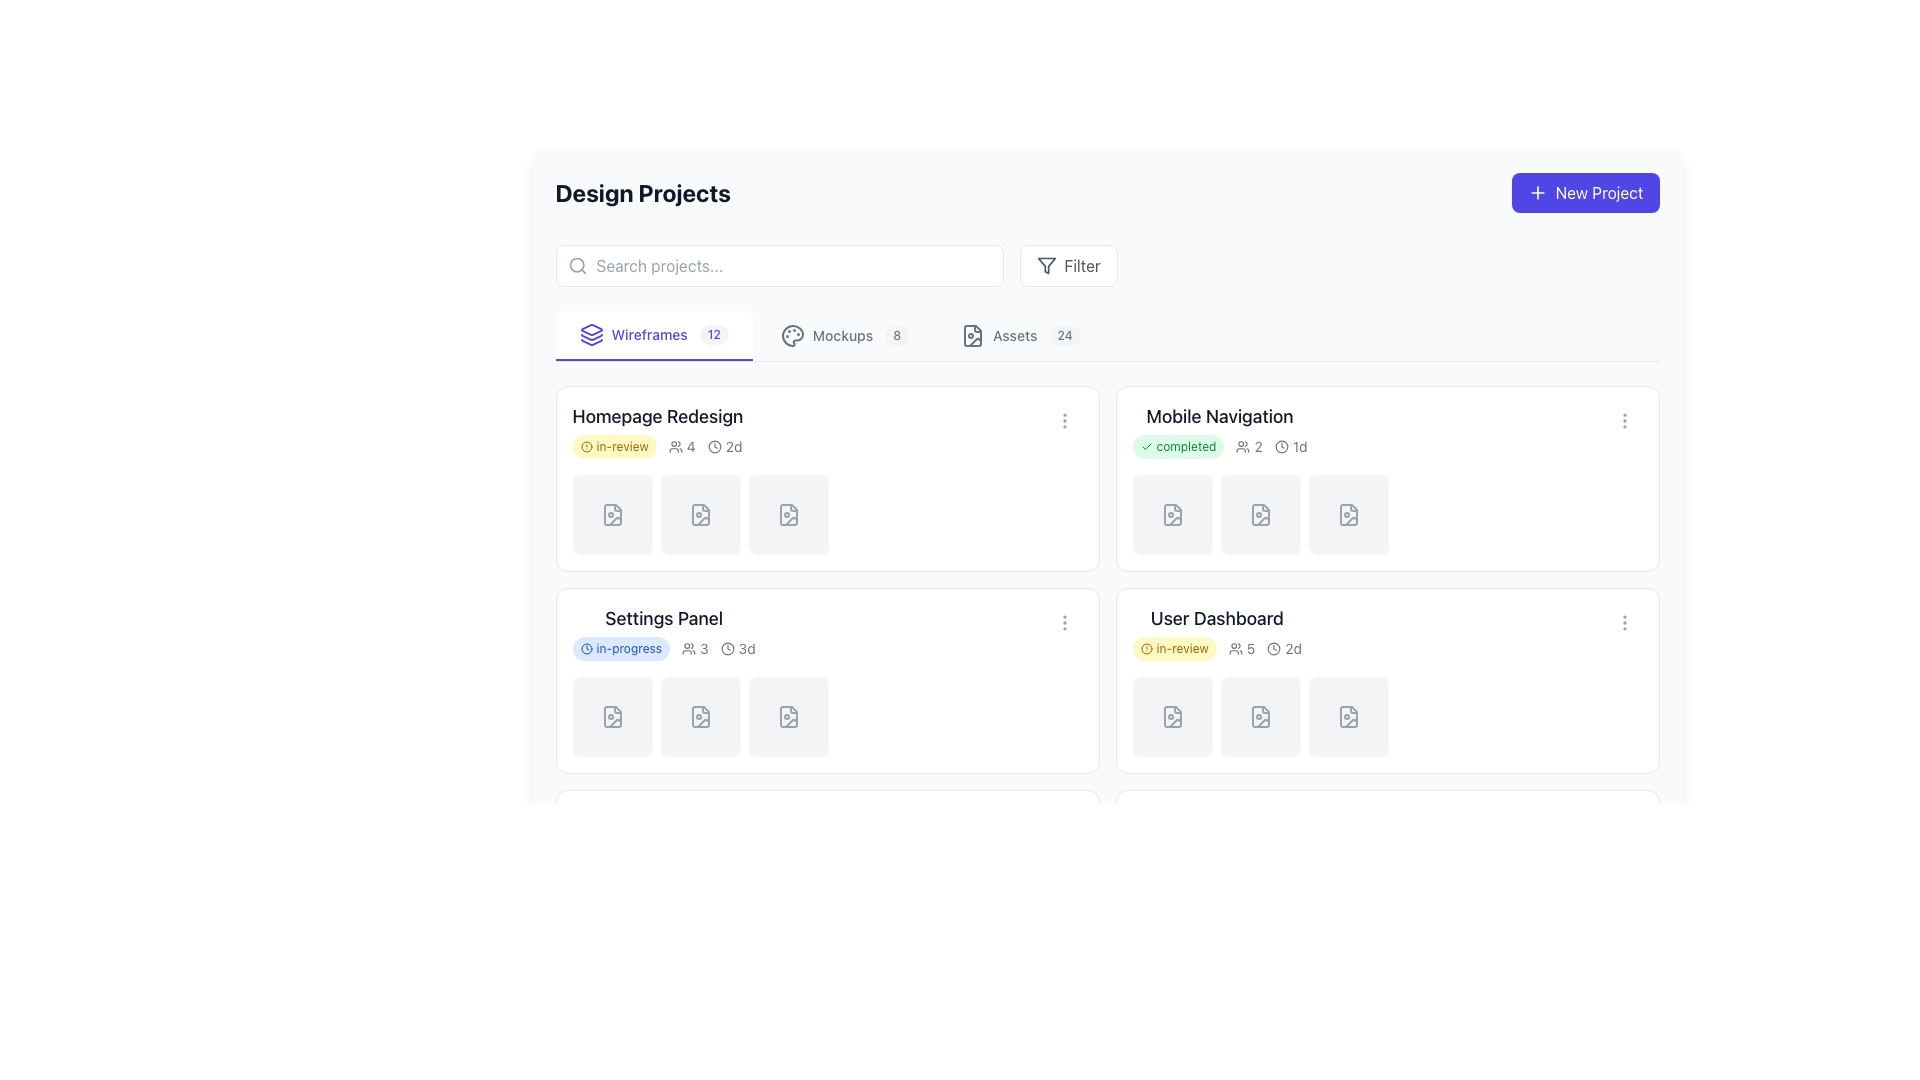 The height and width of the screenshot is (1080, 1920). Describe the element at coordinates (791, 334) in the screenshot. I see `the 'Mockups' icon located in the top-center navigation bar, which serves as a visual identifier for the 'Mockups' section` at that location.